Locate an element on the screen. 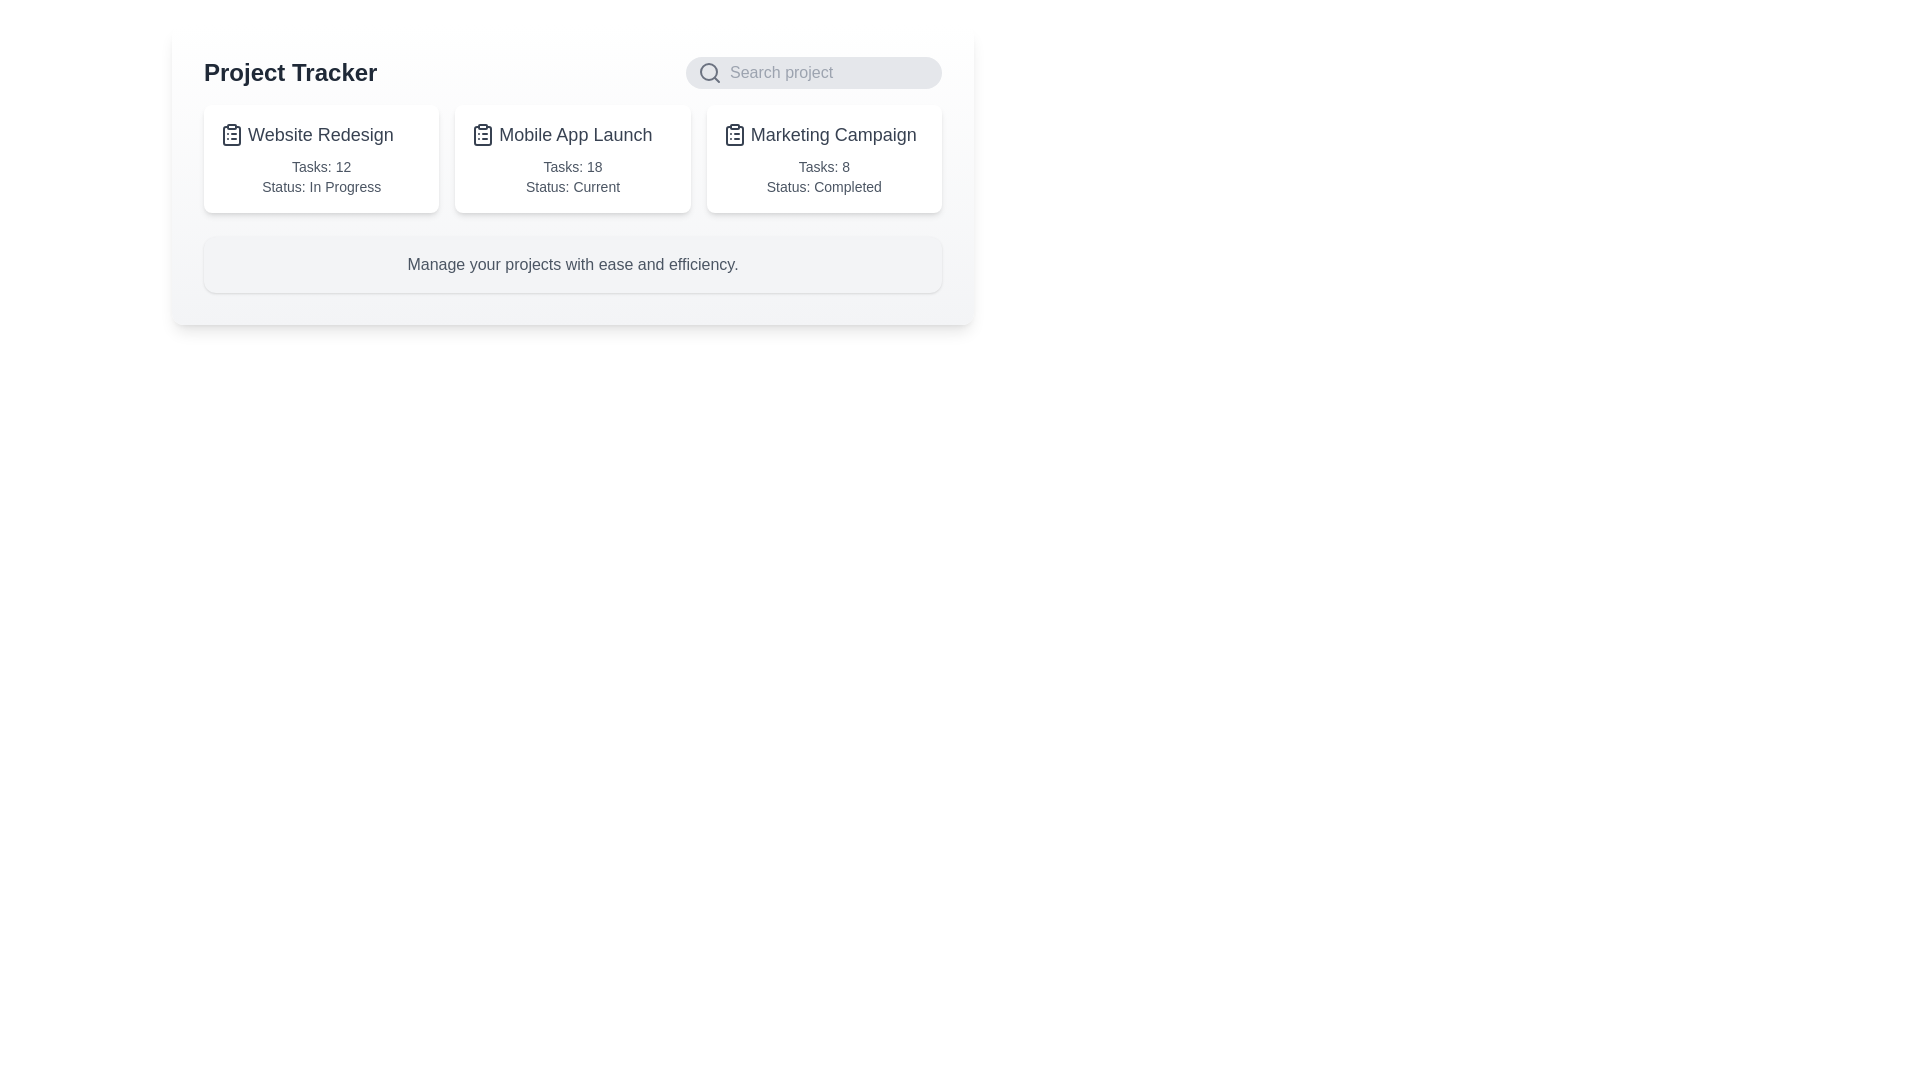 The height and width of the screenshot is (1080, 1920). the text label displaying the current number of tasks for the 'Mobile App Launch' project, located centrally below the title within the card is located at coordinates (571, 165).